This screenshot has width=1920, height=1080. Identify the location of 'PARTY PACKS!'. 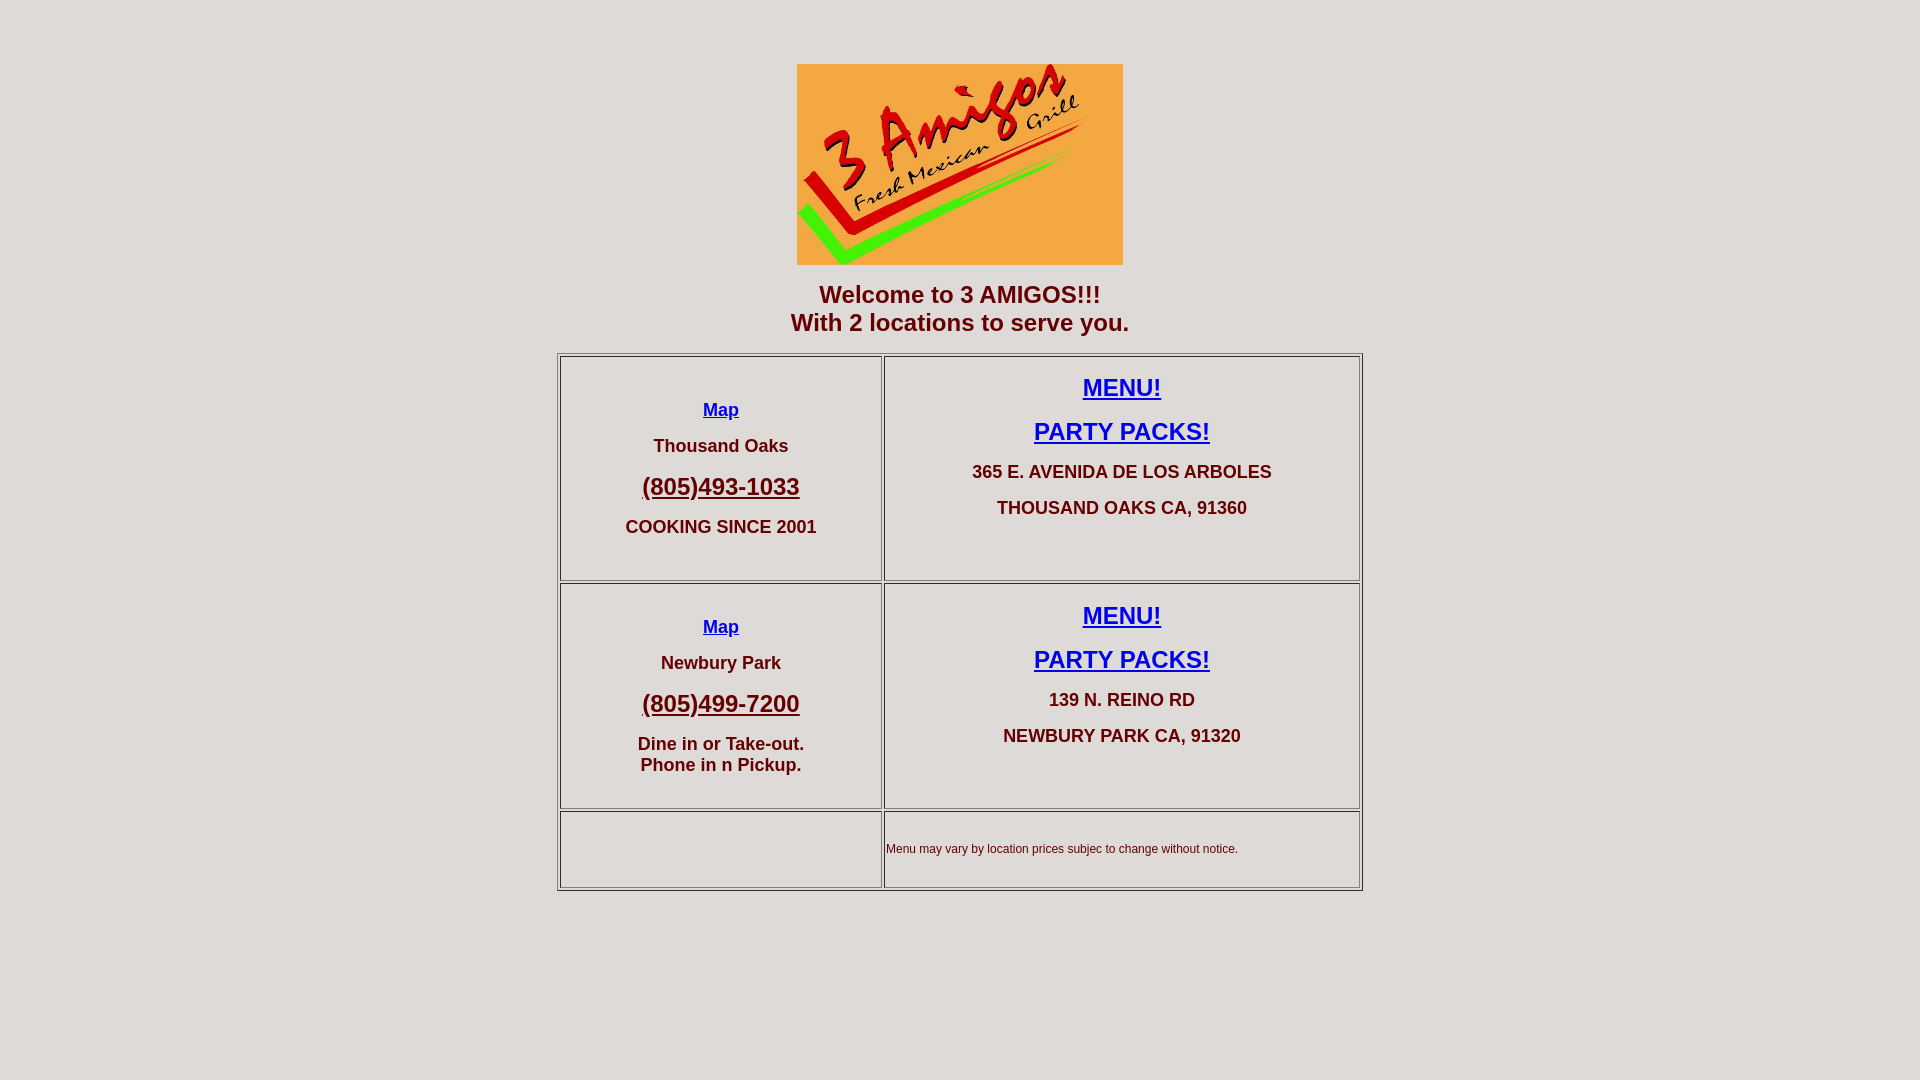
(1122, 430).